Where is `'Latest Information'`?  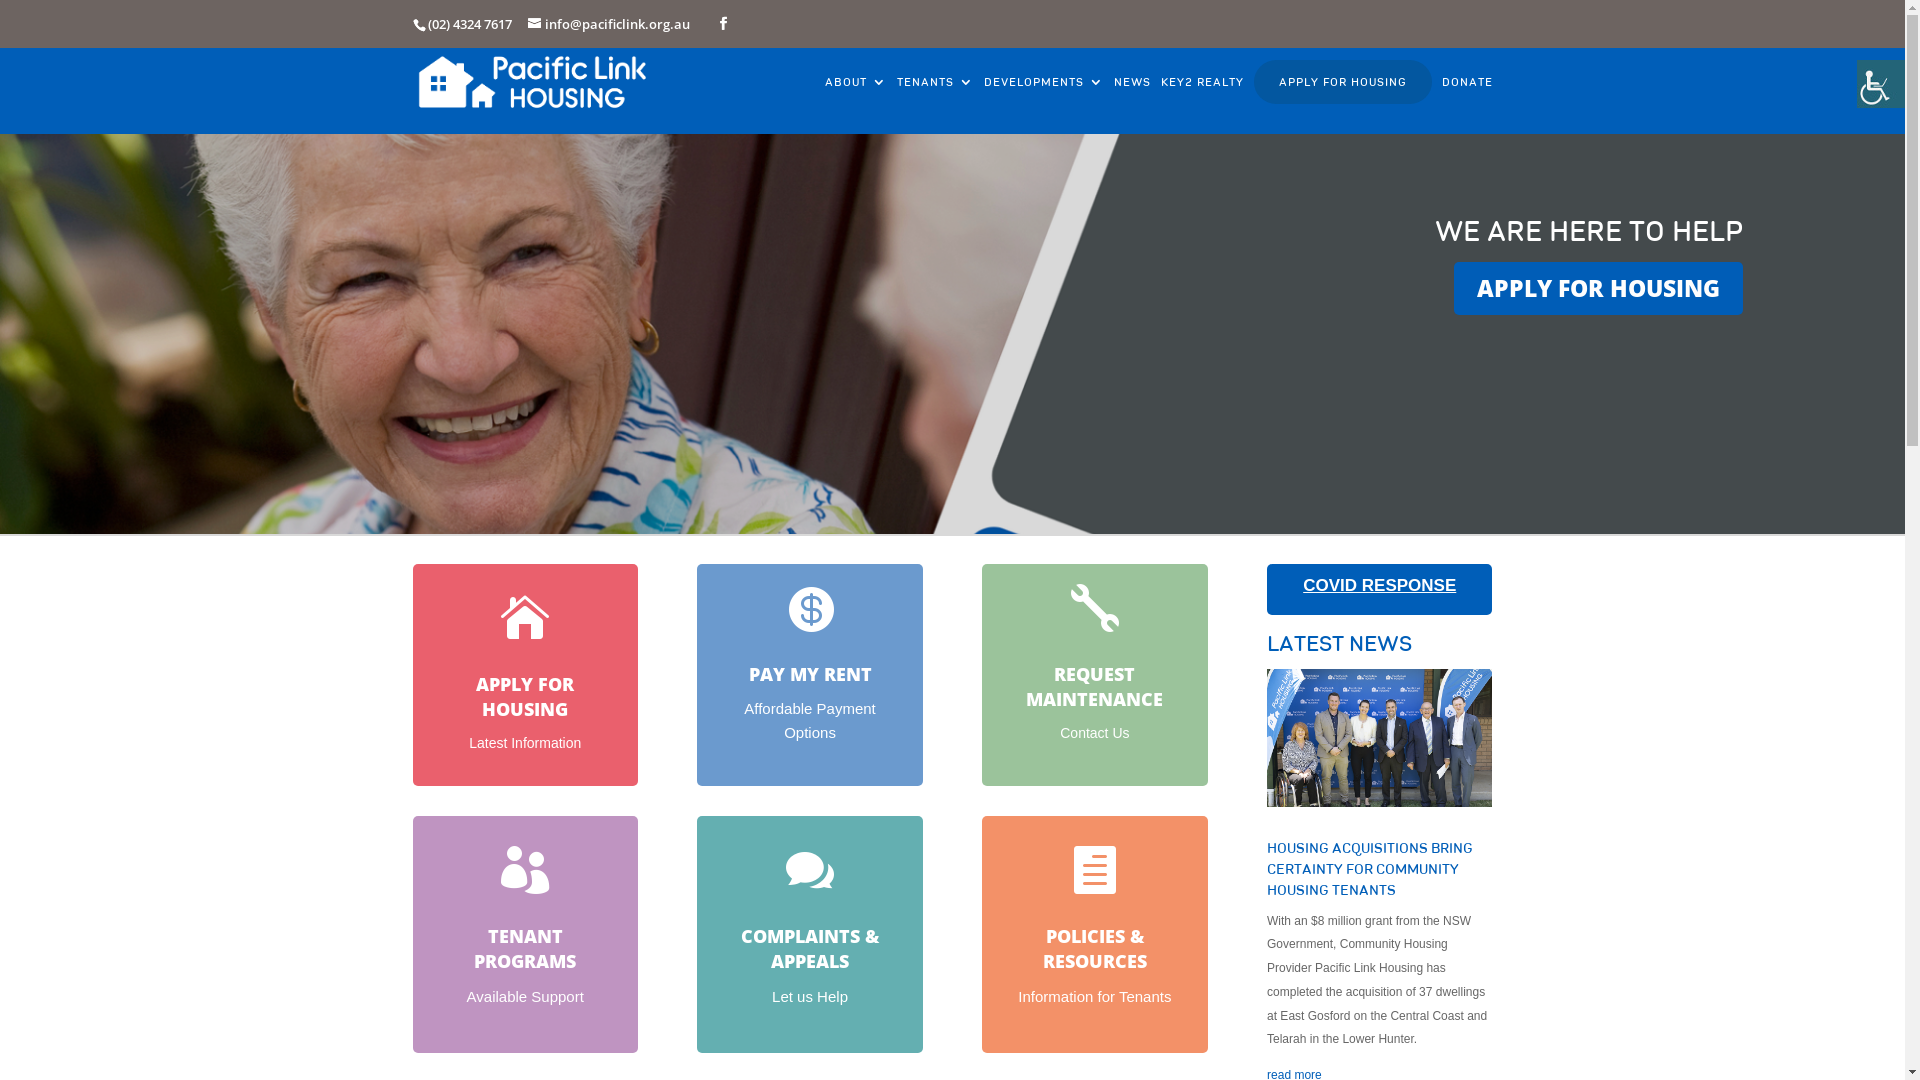 'Latest Information' is located at coordinates (468, 743).